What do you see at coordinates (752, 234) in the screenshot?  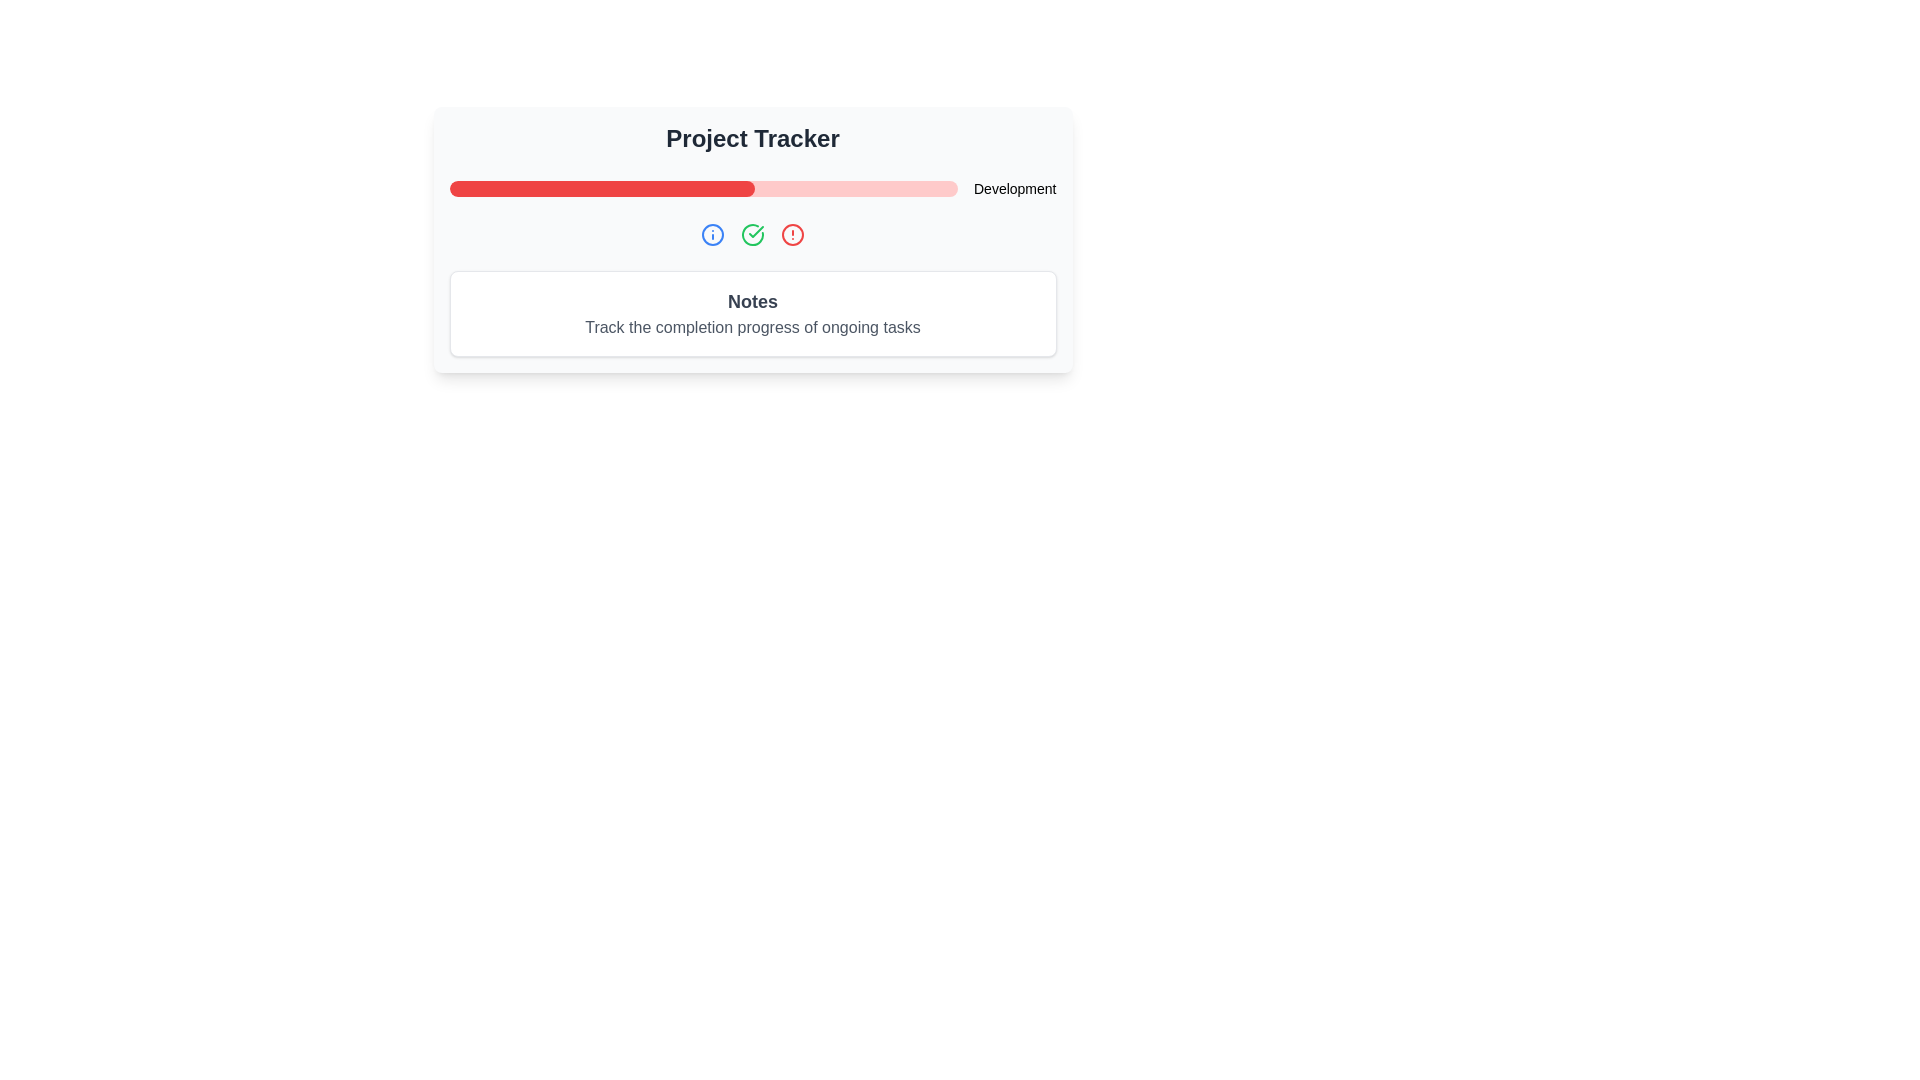 I see `the outer circle of the 'success' or 'check-circle' icon, which is located in the middle of three small icons below a progress bar` at bounding box center [752, 234].